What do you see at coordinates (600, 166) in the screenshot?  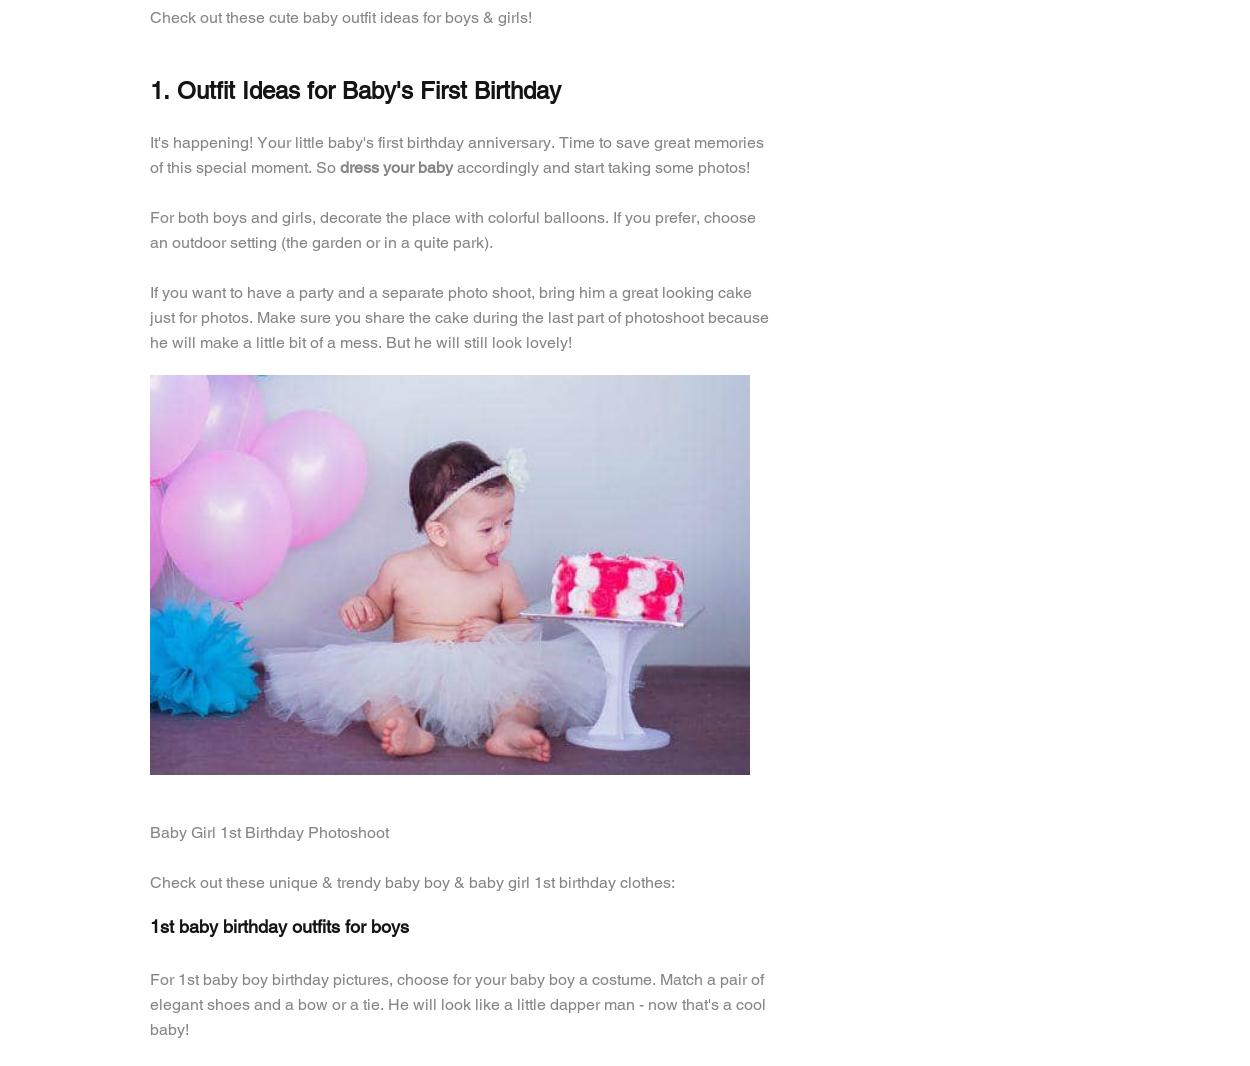 I see `'accordingly and start taking some photos!'` at bounding box center [600, 166].